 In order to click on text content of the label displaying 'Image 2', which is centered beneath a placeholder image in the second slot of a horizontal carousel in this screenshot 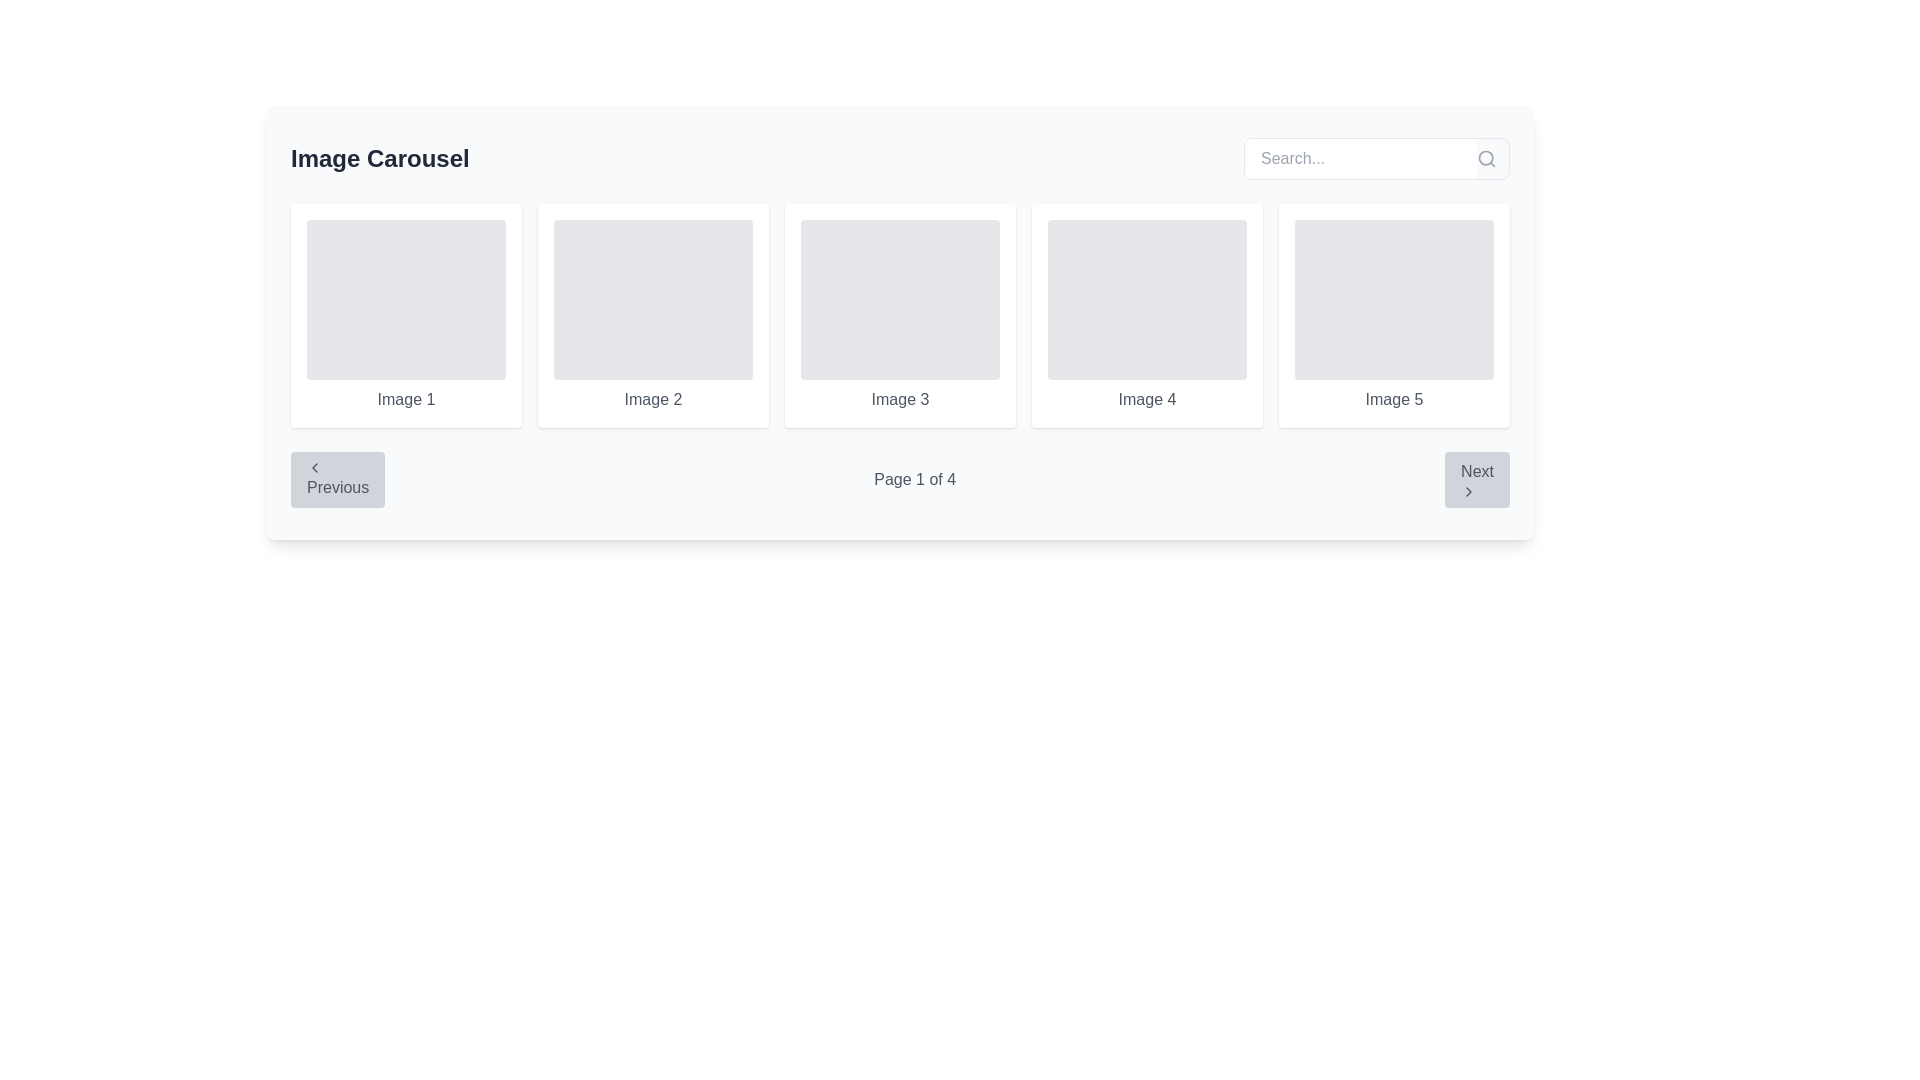, I will do `click(653, 400)`.